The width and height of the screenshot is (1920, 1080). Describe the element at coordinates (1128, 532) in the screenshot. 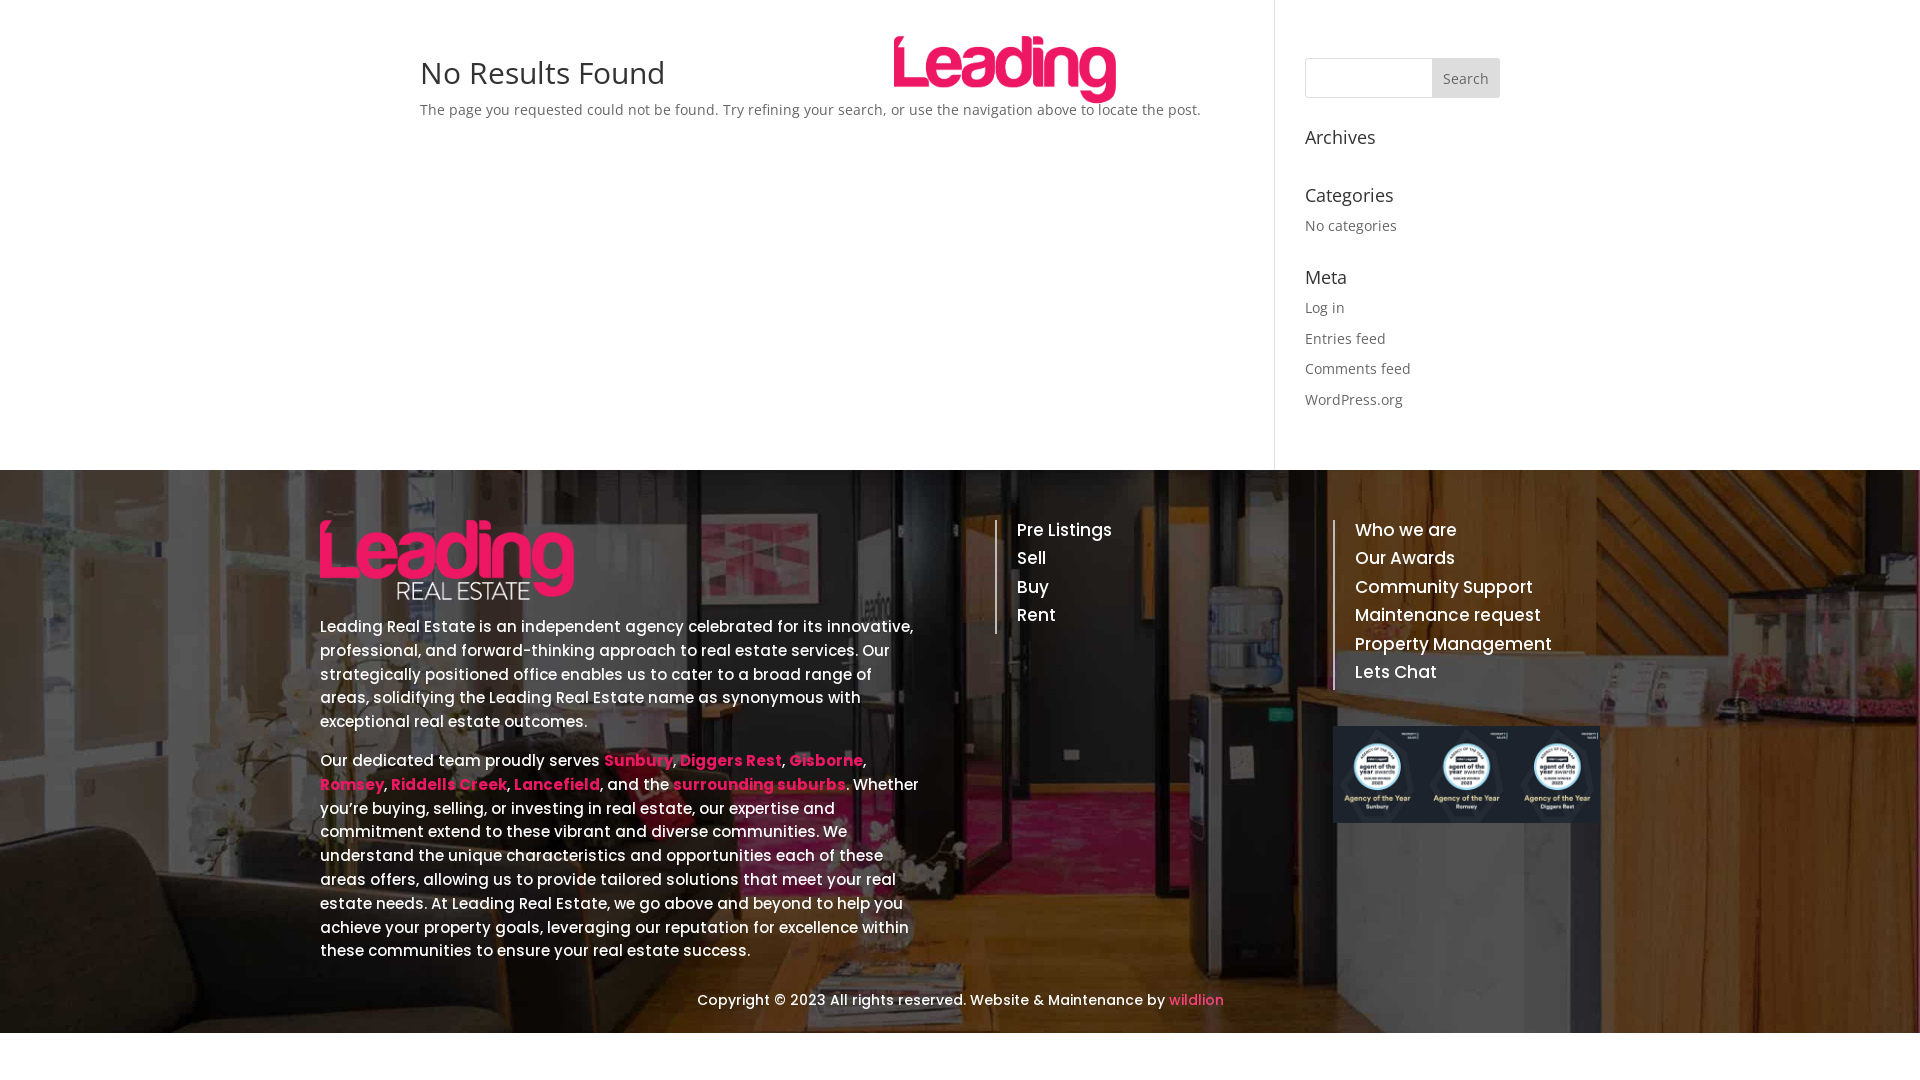

I see `'Pre Listings'` at that location.